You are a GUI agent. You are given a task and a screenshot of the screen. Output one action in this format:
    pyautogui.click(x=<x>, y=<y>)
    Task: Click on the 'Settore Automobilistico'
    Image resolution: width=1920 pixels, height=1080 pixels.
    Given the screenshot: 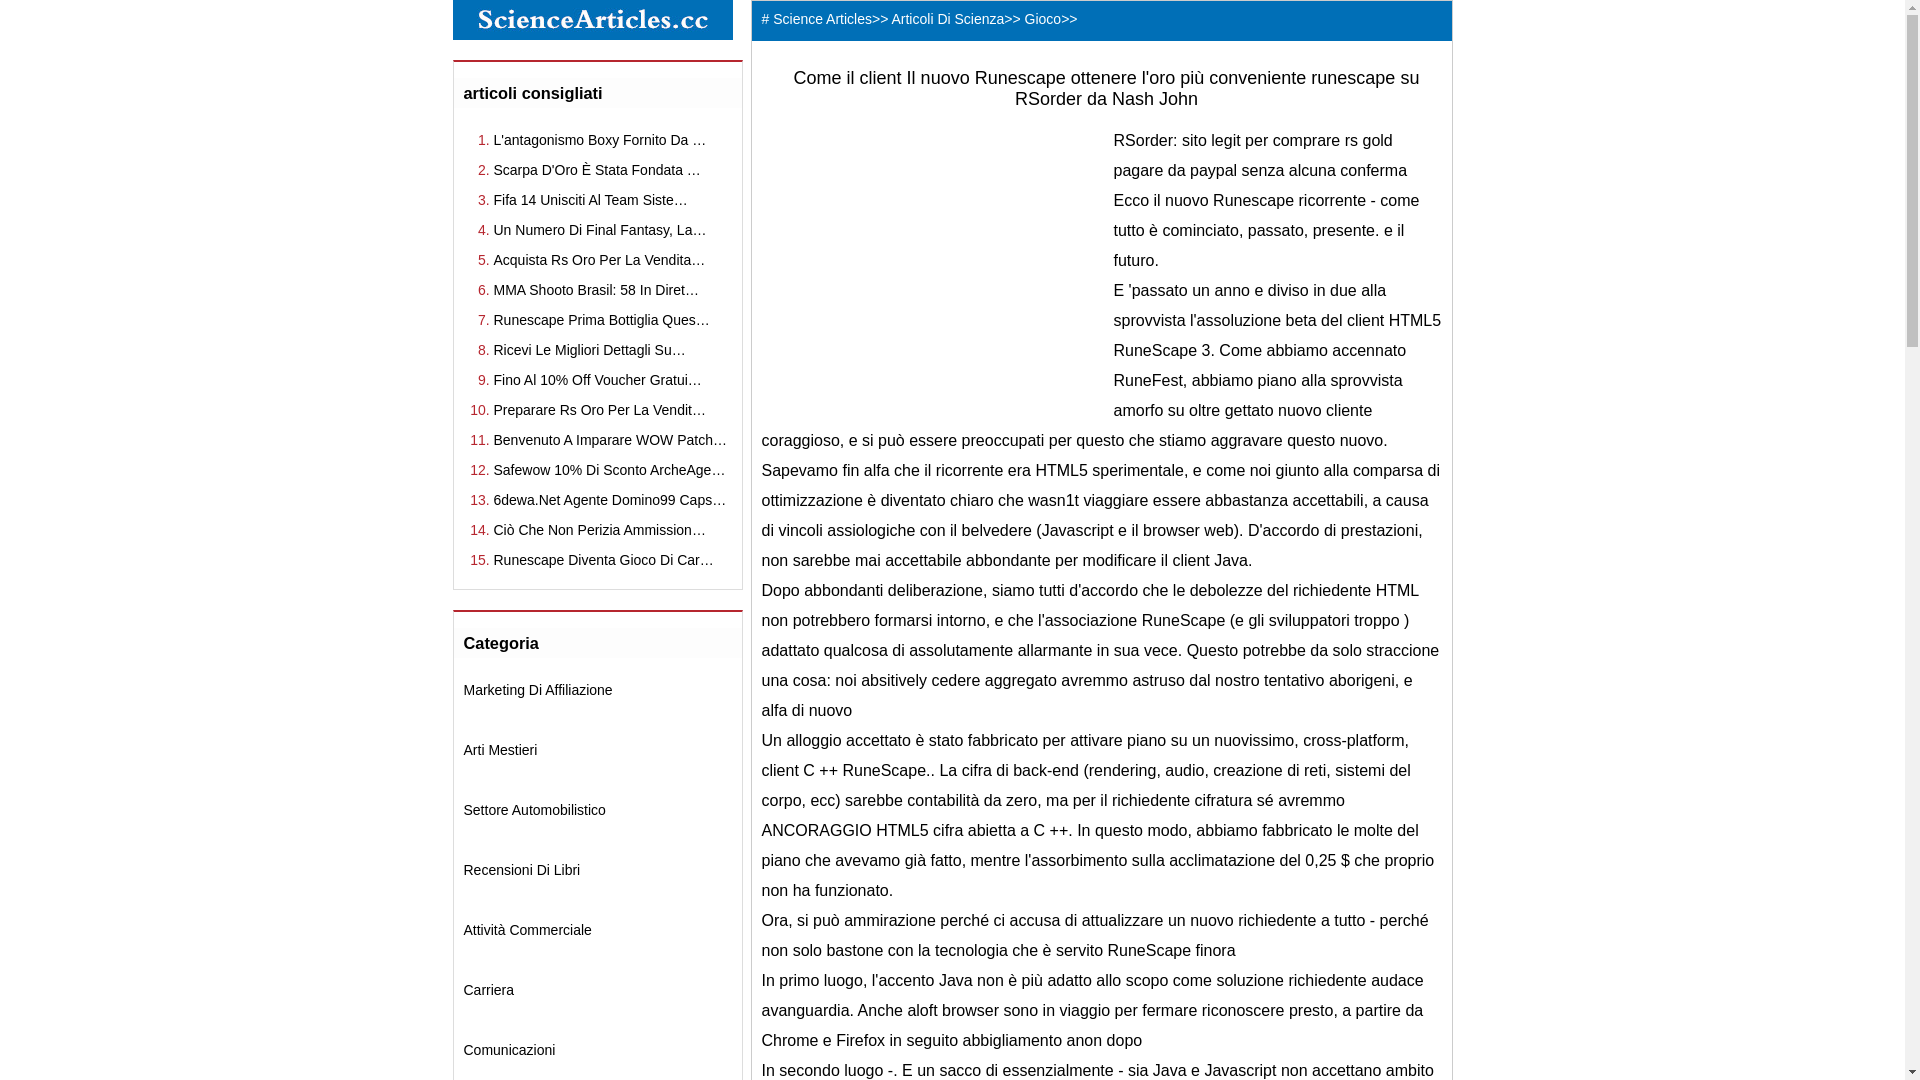 What is the action you would take?
    pyautogui.click(x=463, y=810)
    